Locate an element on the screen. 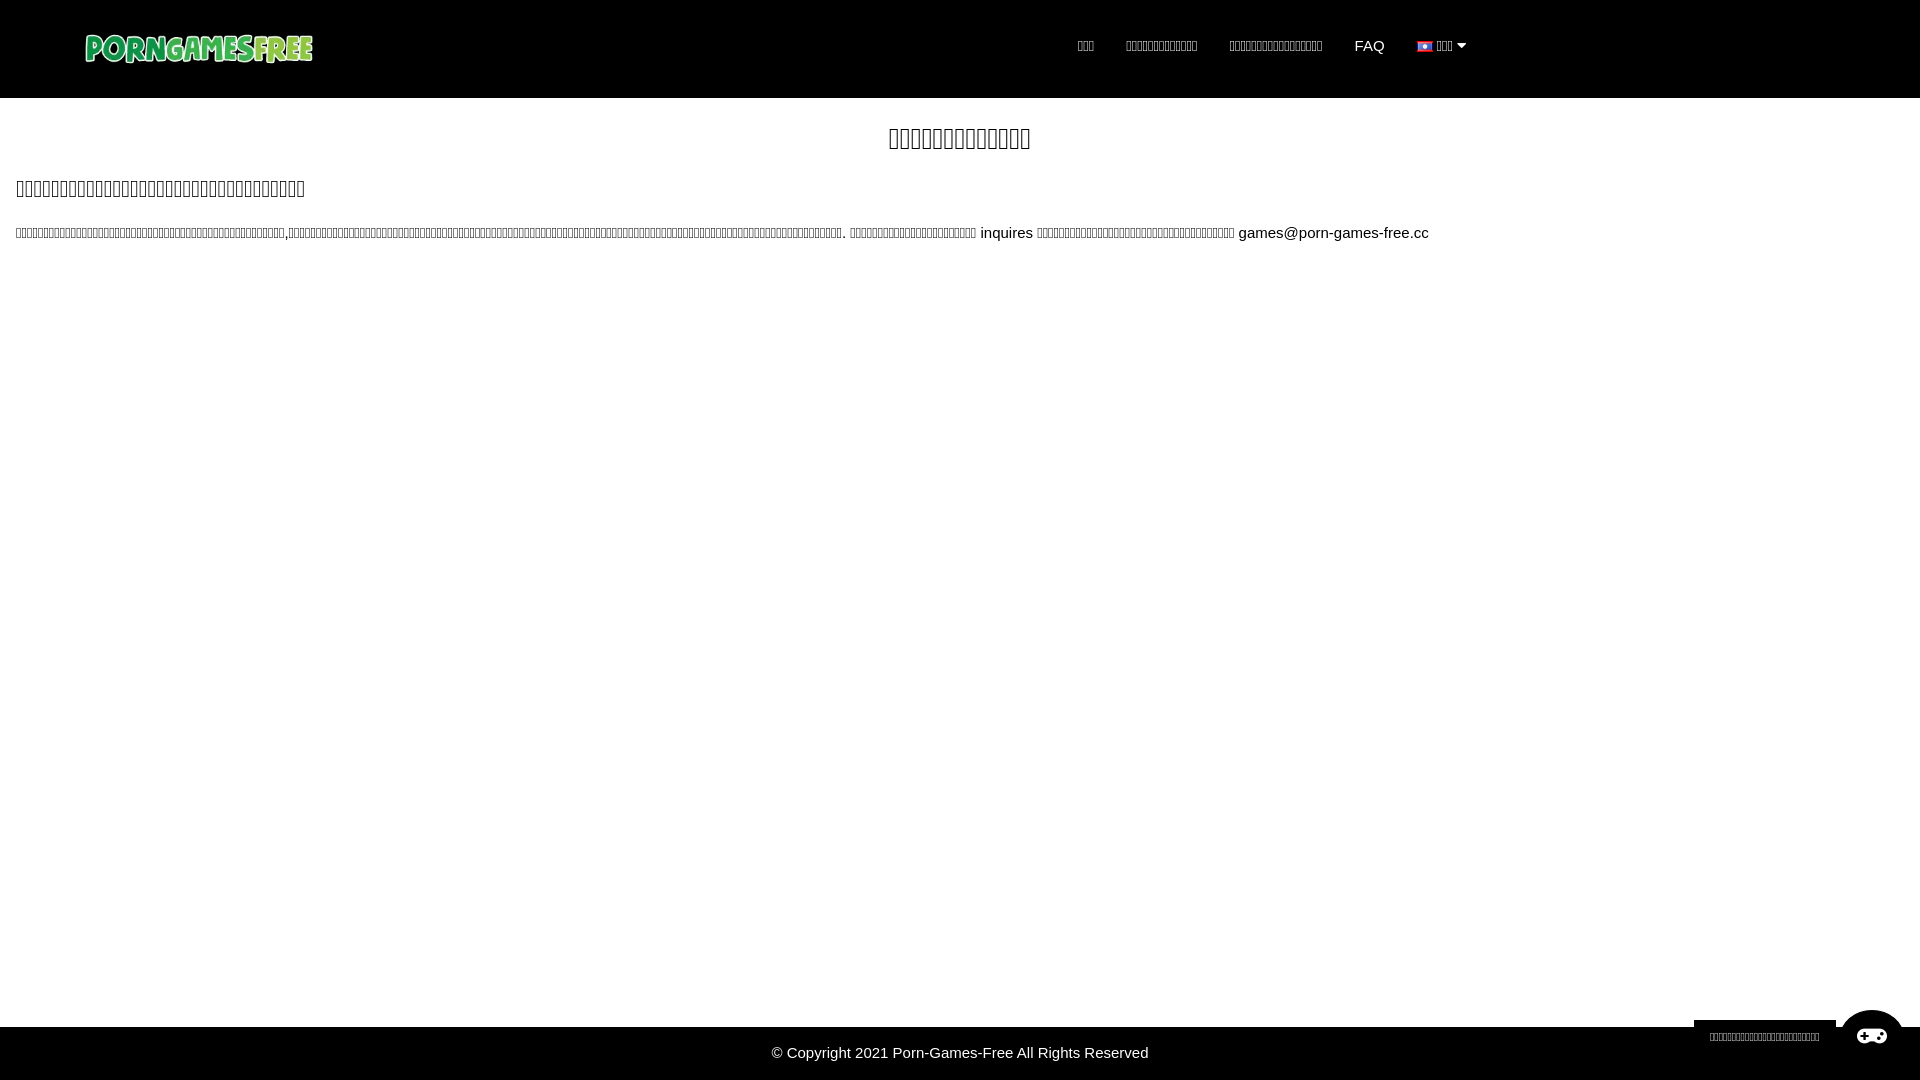 This screenshot has height=1080, width=1920. 'FAQ' is located at coordinates (1368, 45).